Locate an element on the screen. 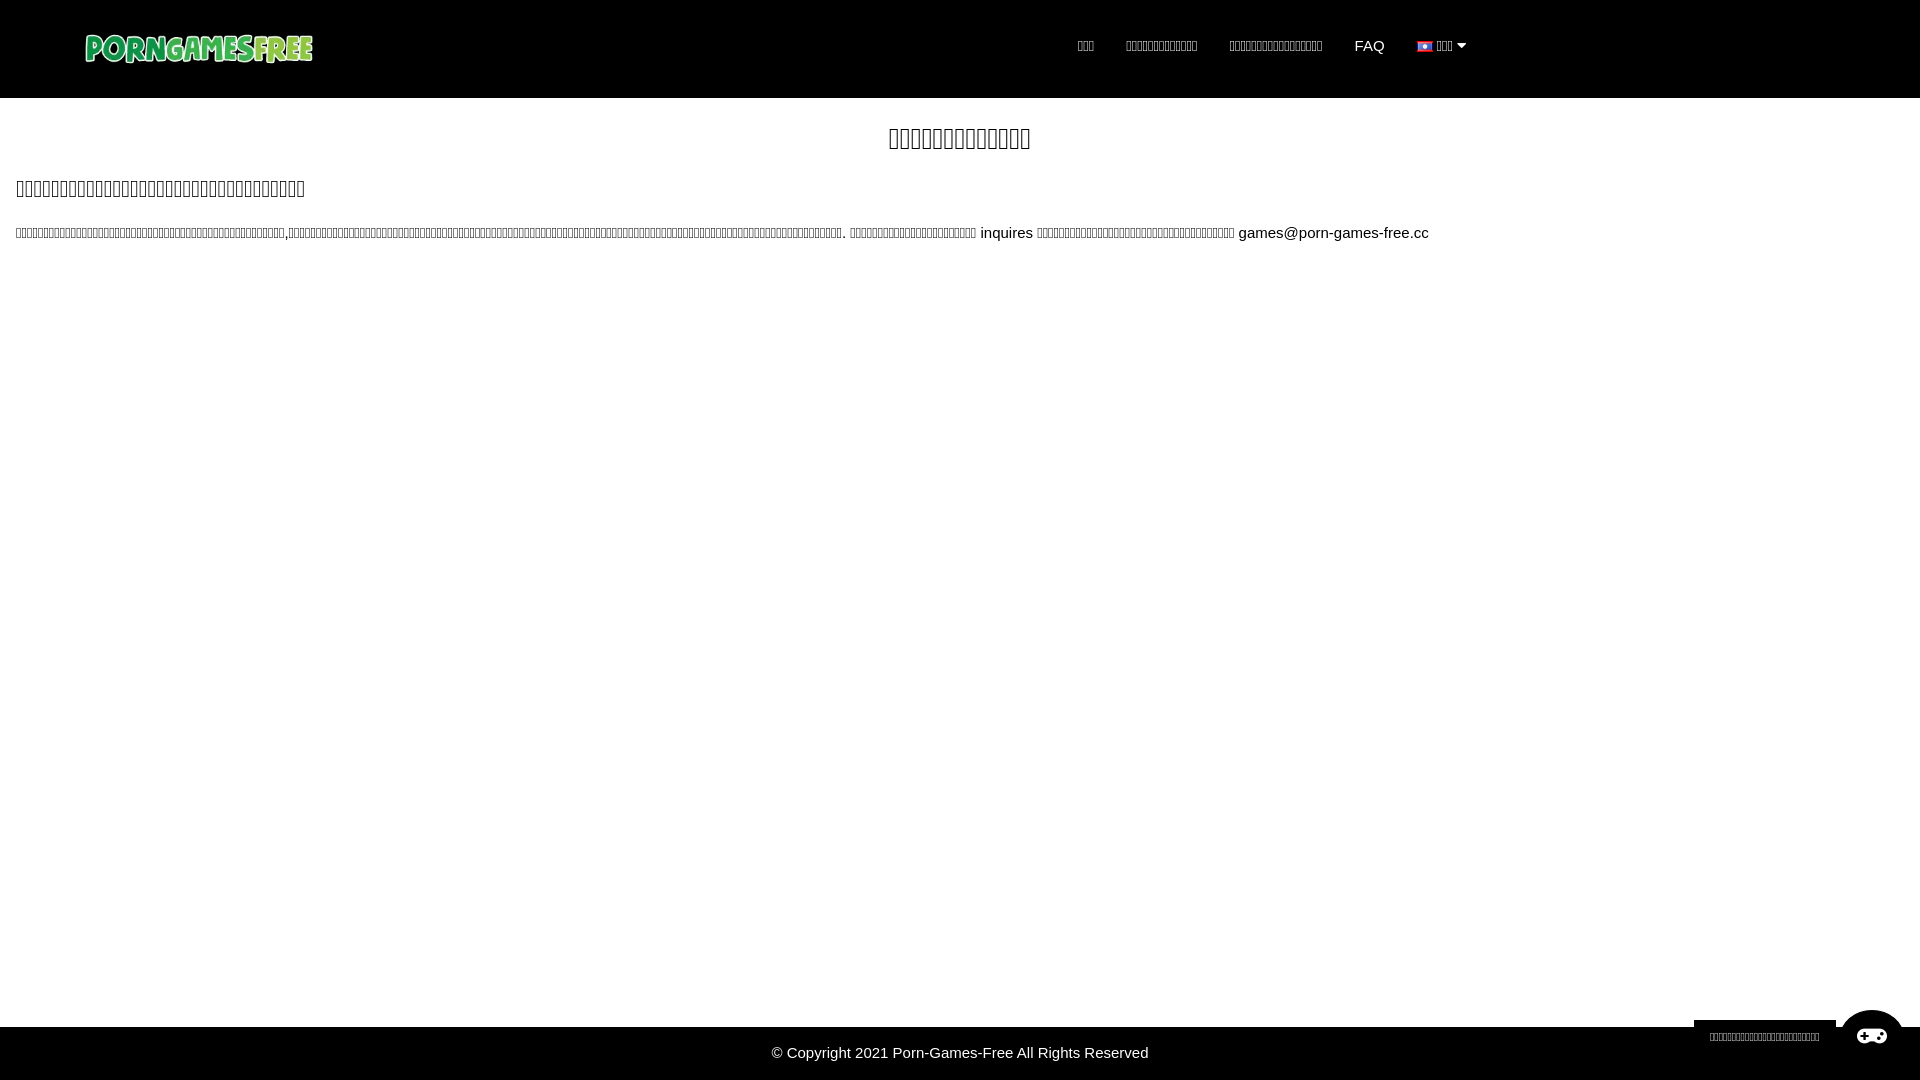 This screenshot has height=1080, width=1920. 'FAQ' is located at coordinates (1368, 45).